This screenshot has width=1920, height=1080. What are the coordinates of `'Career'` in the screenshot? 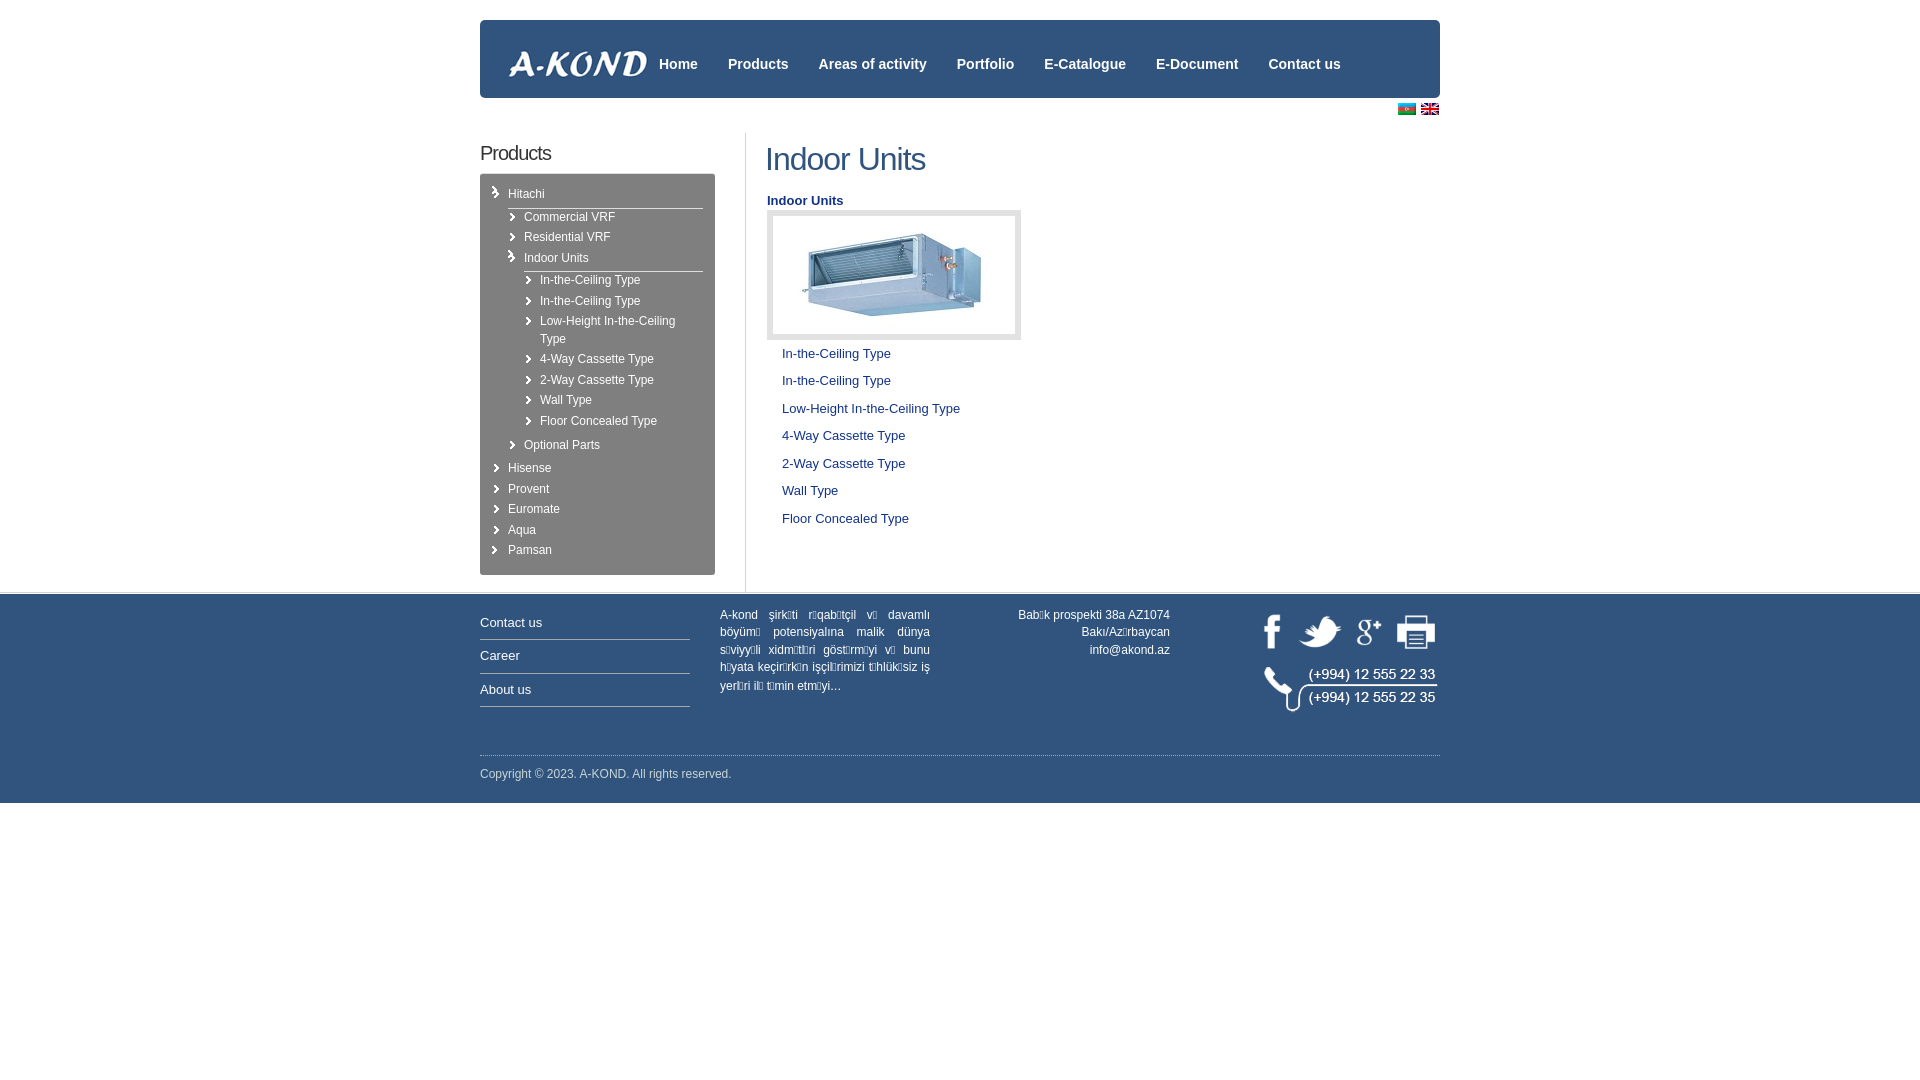 It's located at (499, 655).